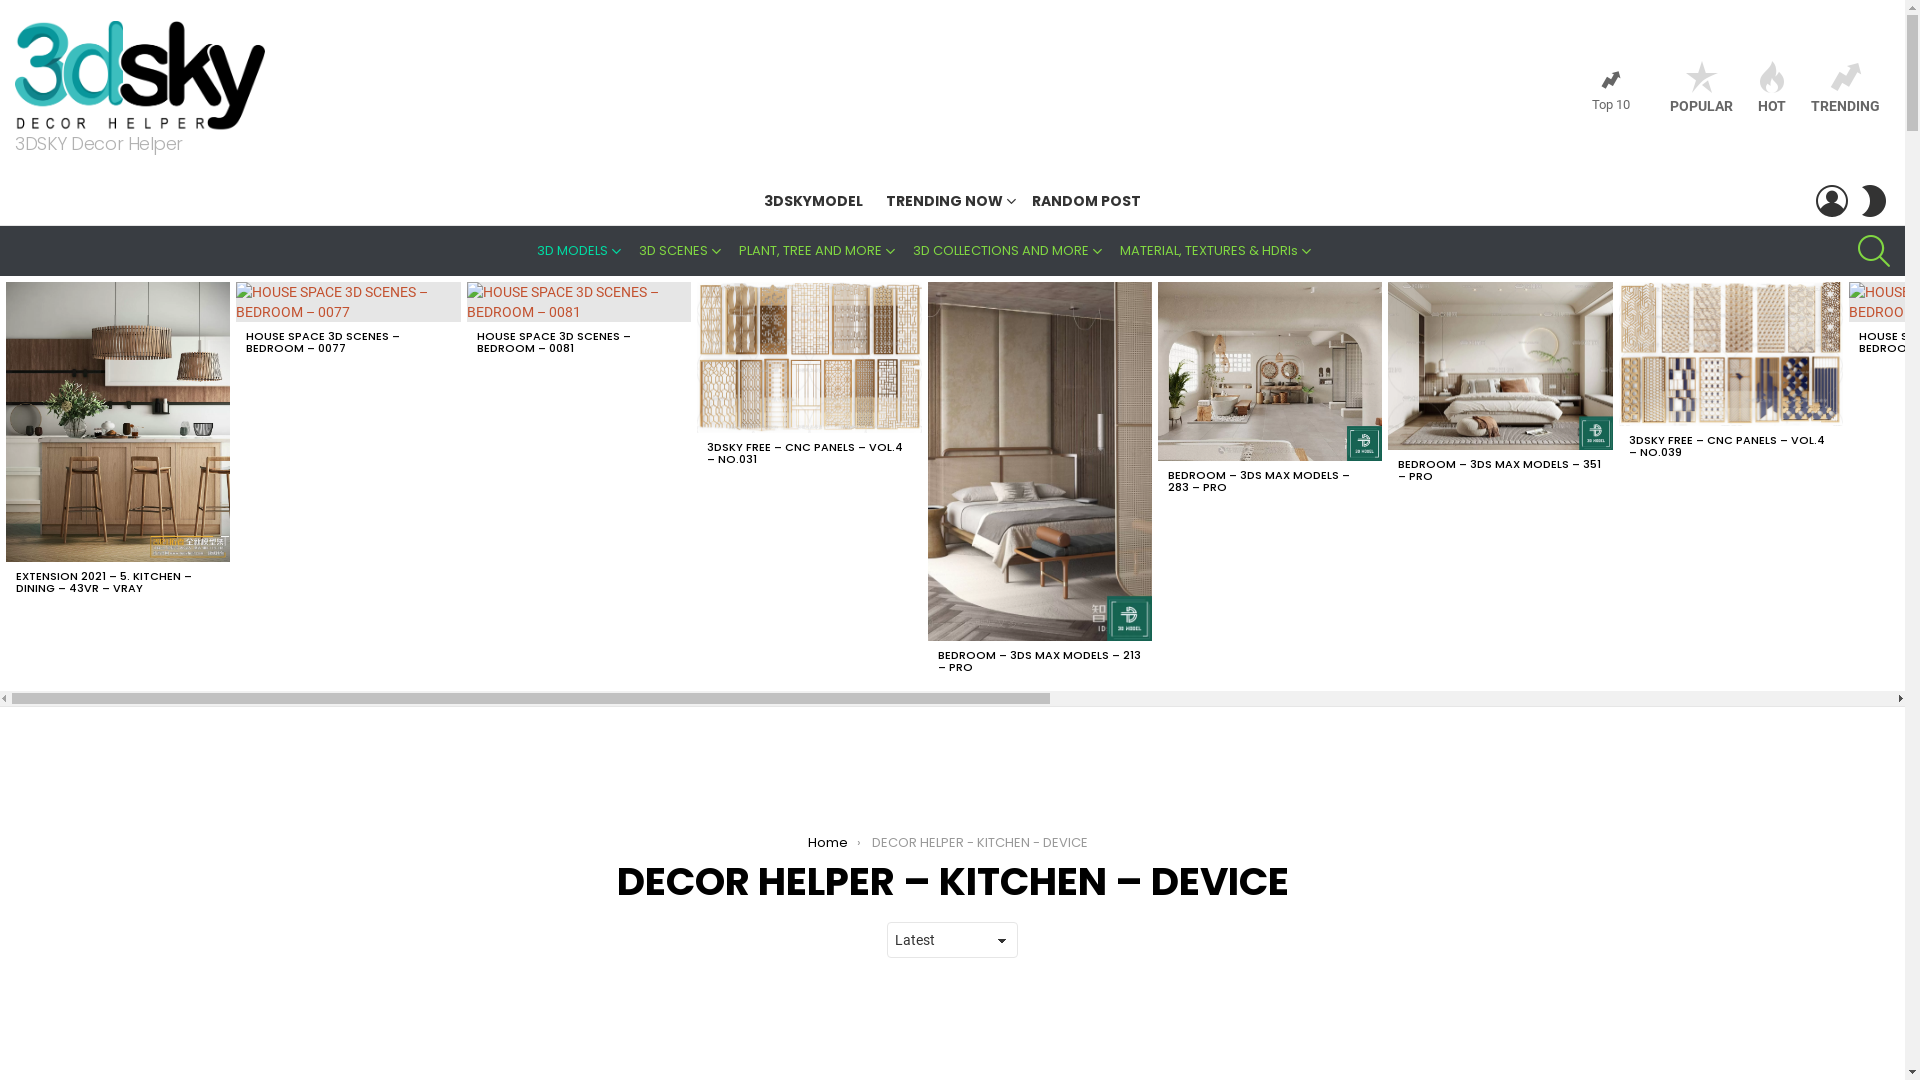  What do you see at coordinates (828, 842) in the screenshot?
I see `'Home'` at bounding box center [828, 842].